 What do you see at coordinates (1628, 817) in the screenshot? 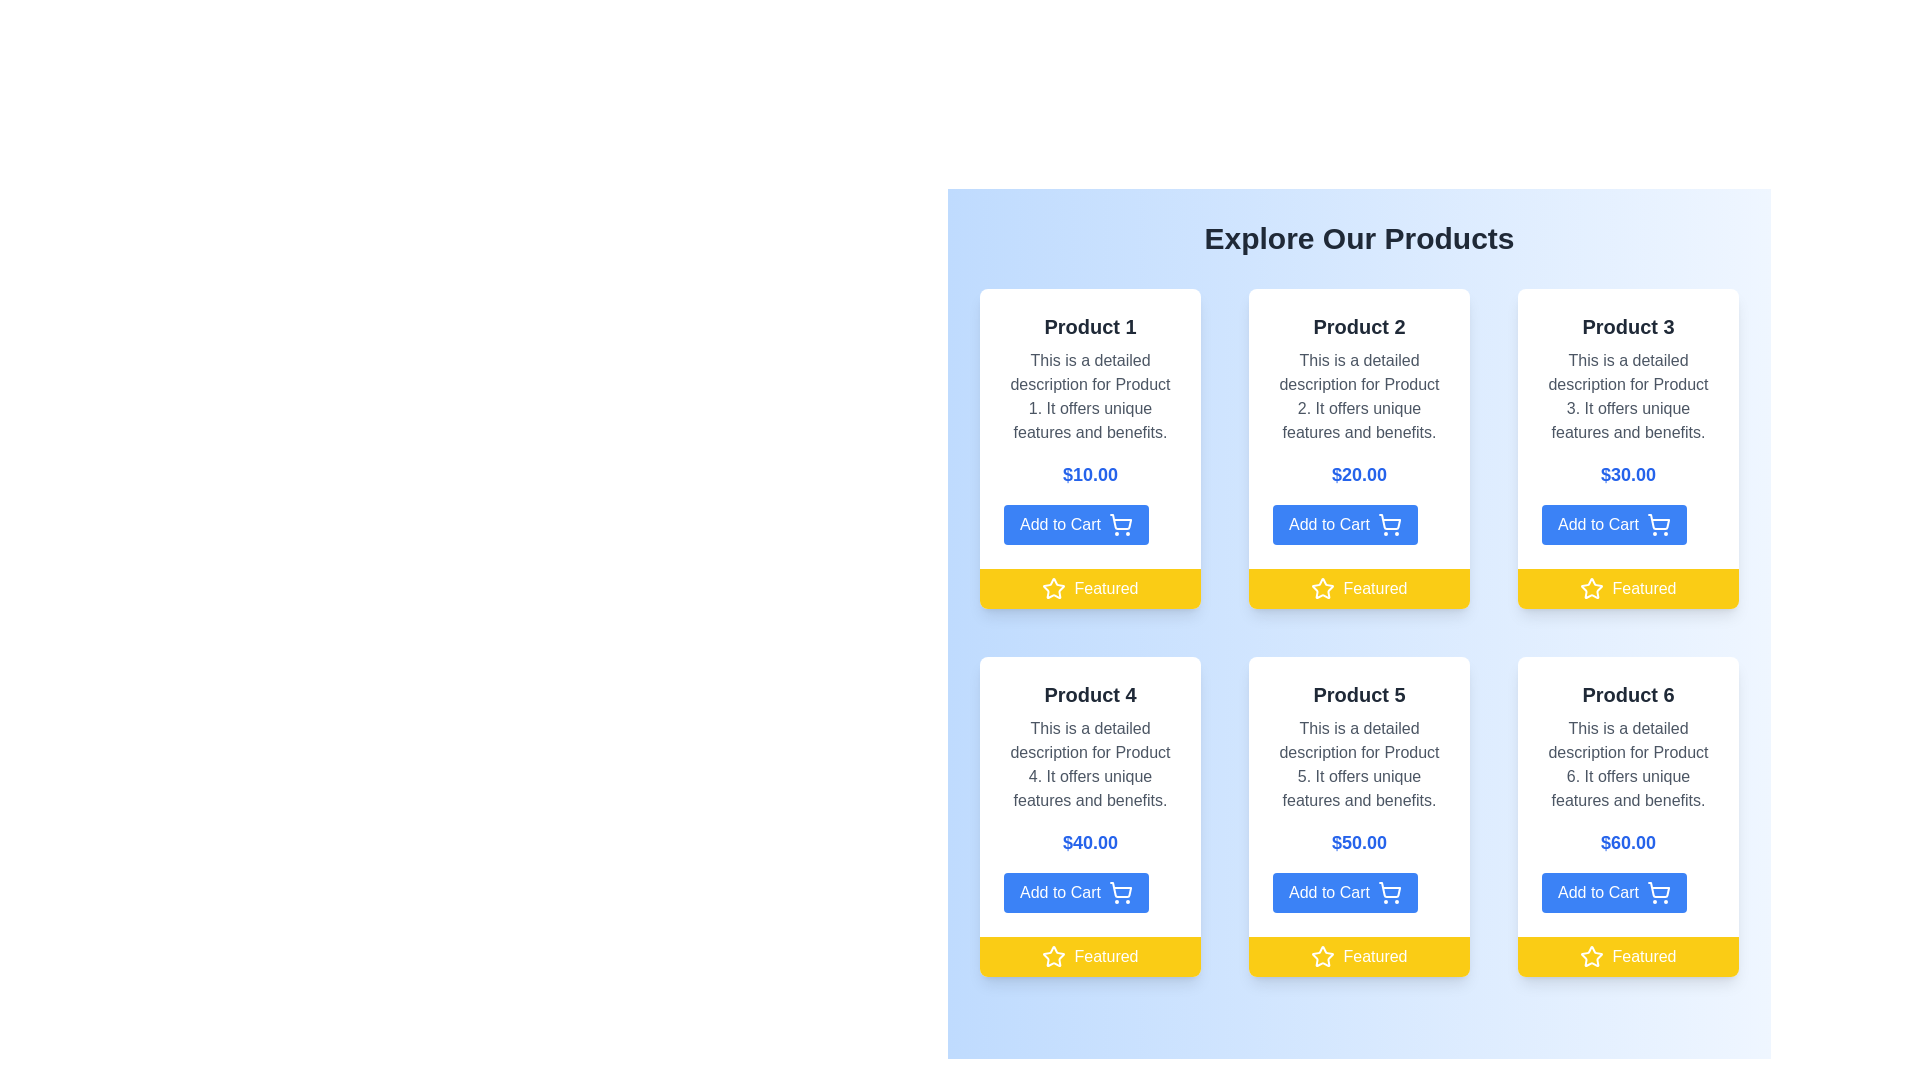
I see `text content of the card titled 'Product 6', which includes a description and price label of '$60.00', located in the third column and second row of the grid layout` at bounding box center [1628, 817].